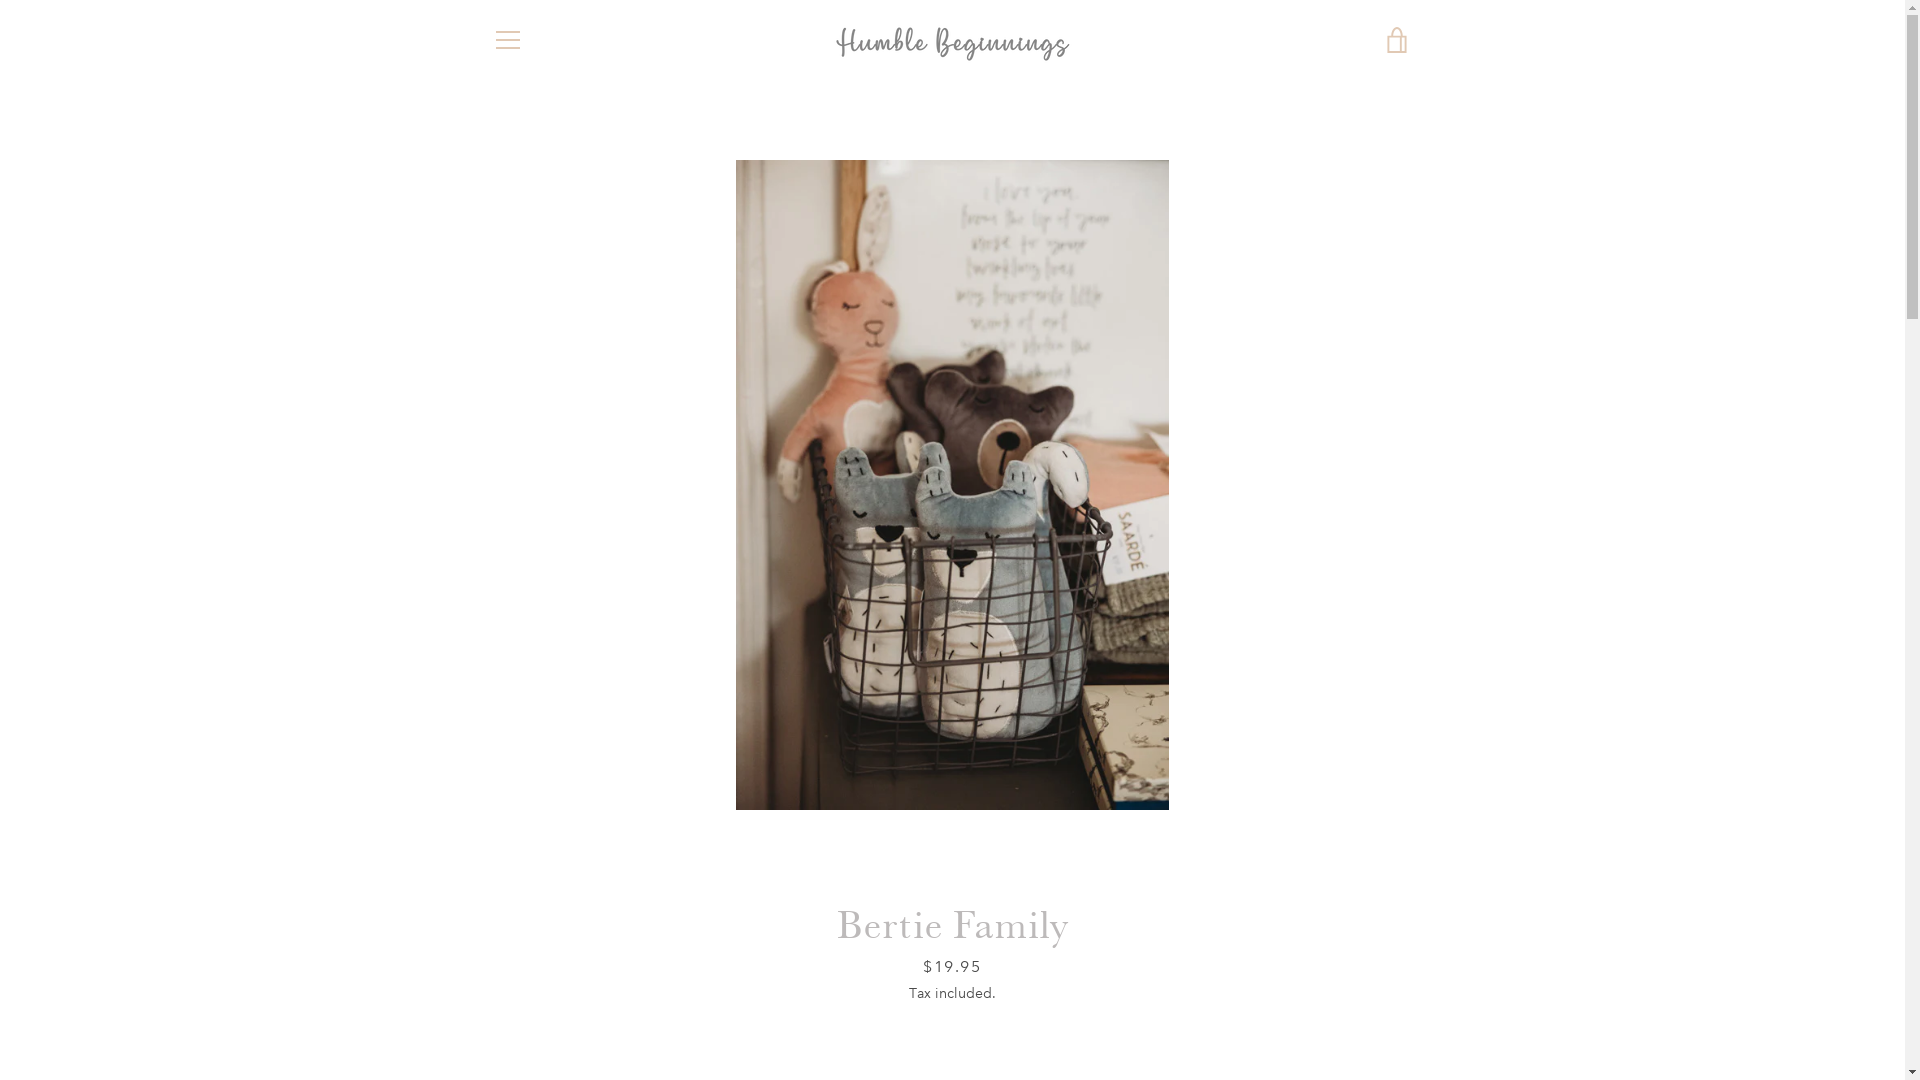 This screenshot has width=1920, height=1080. Describe the element at coordinates (1371, 39) in the screenshot. I see `'VIEW CART'` at that location.